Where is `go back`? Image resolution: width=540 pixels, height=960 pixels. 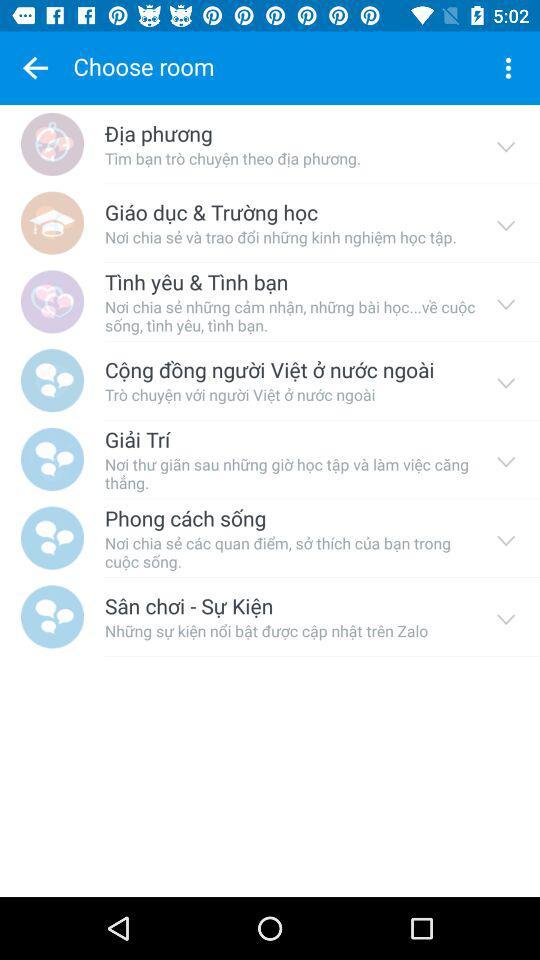 go back is located at coordinates (35, 68).